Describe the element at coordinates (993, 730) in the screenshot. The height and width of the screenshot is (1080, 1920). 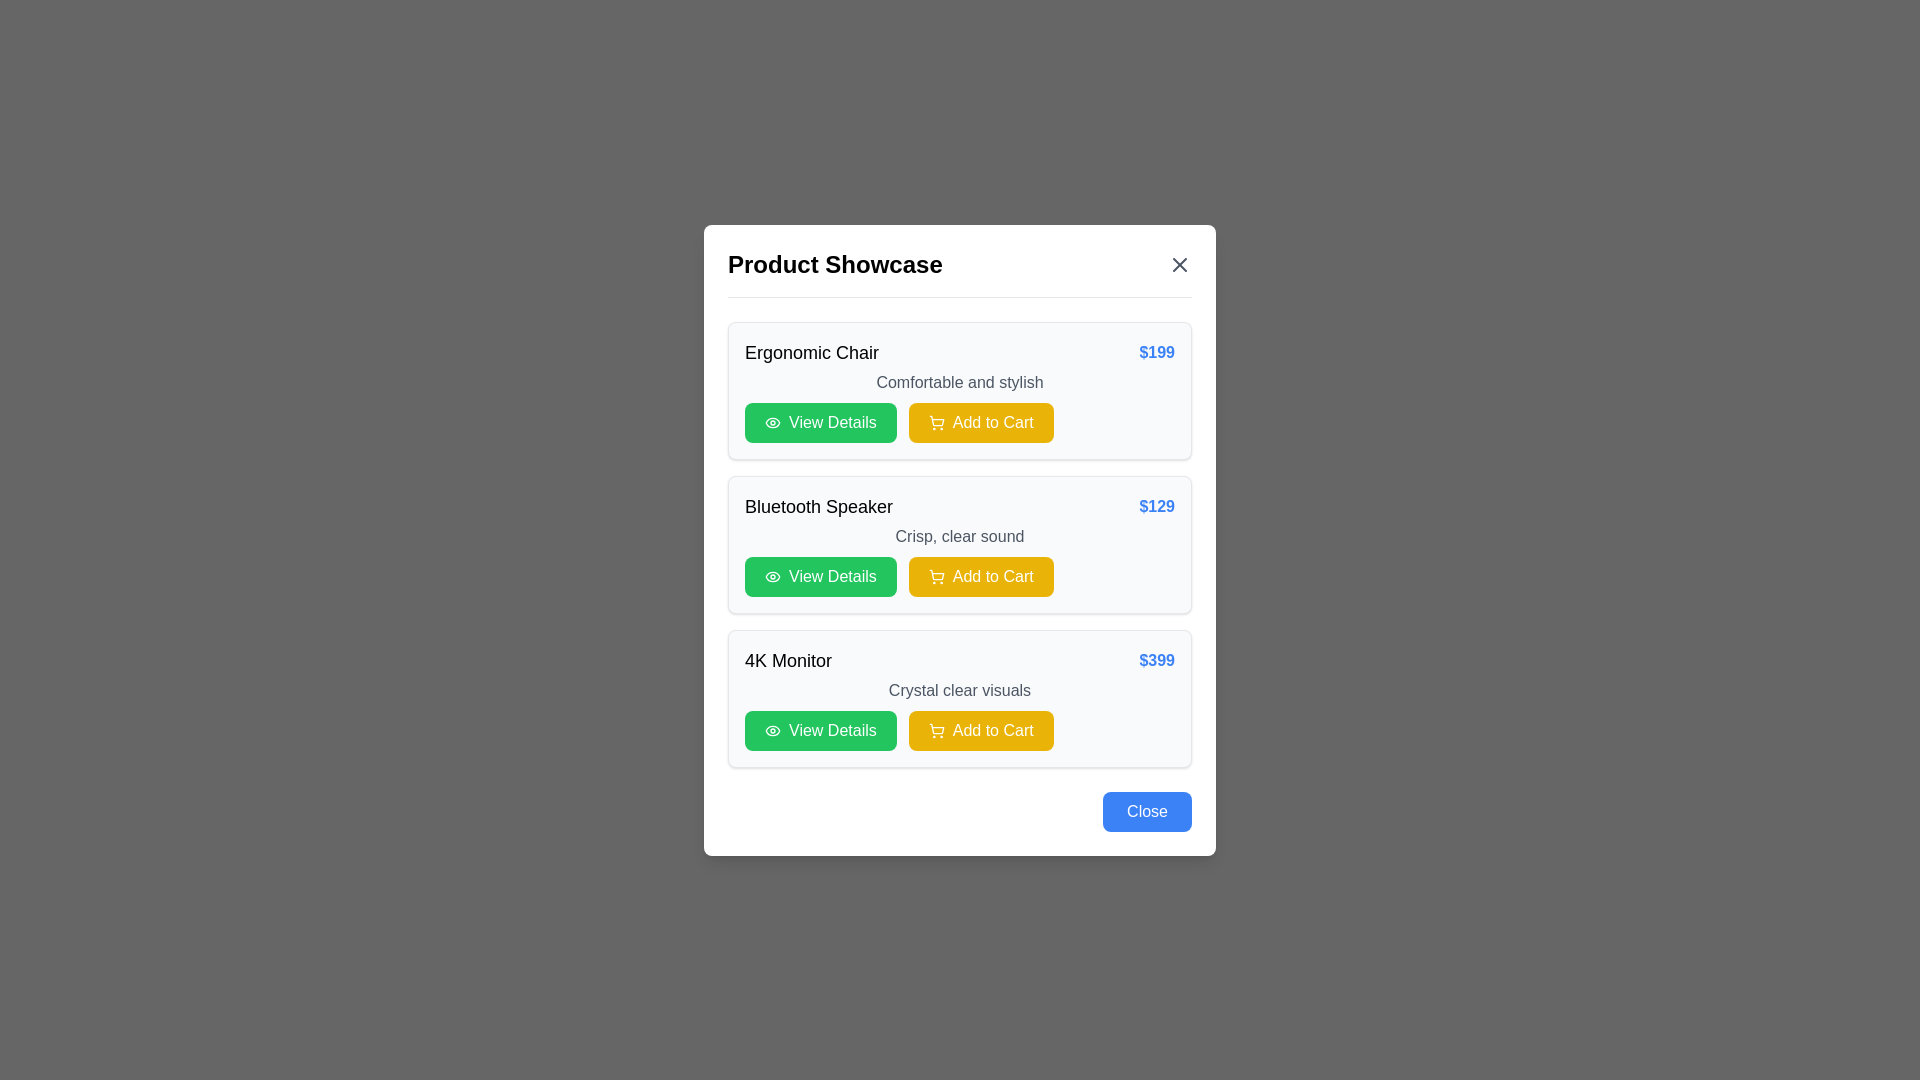
I see `the 'Add to Cart' button, which is a bold white text on a yellow background located in the lower-right corner of the '4K Monitor' product modal` at that location.